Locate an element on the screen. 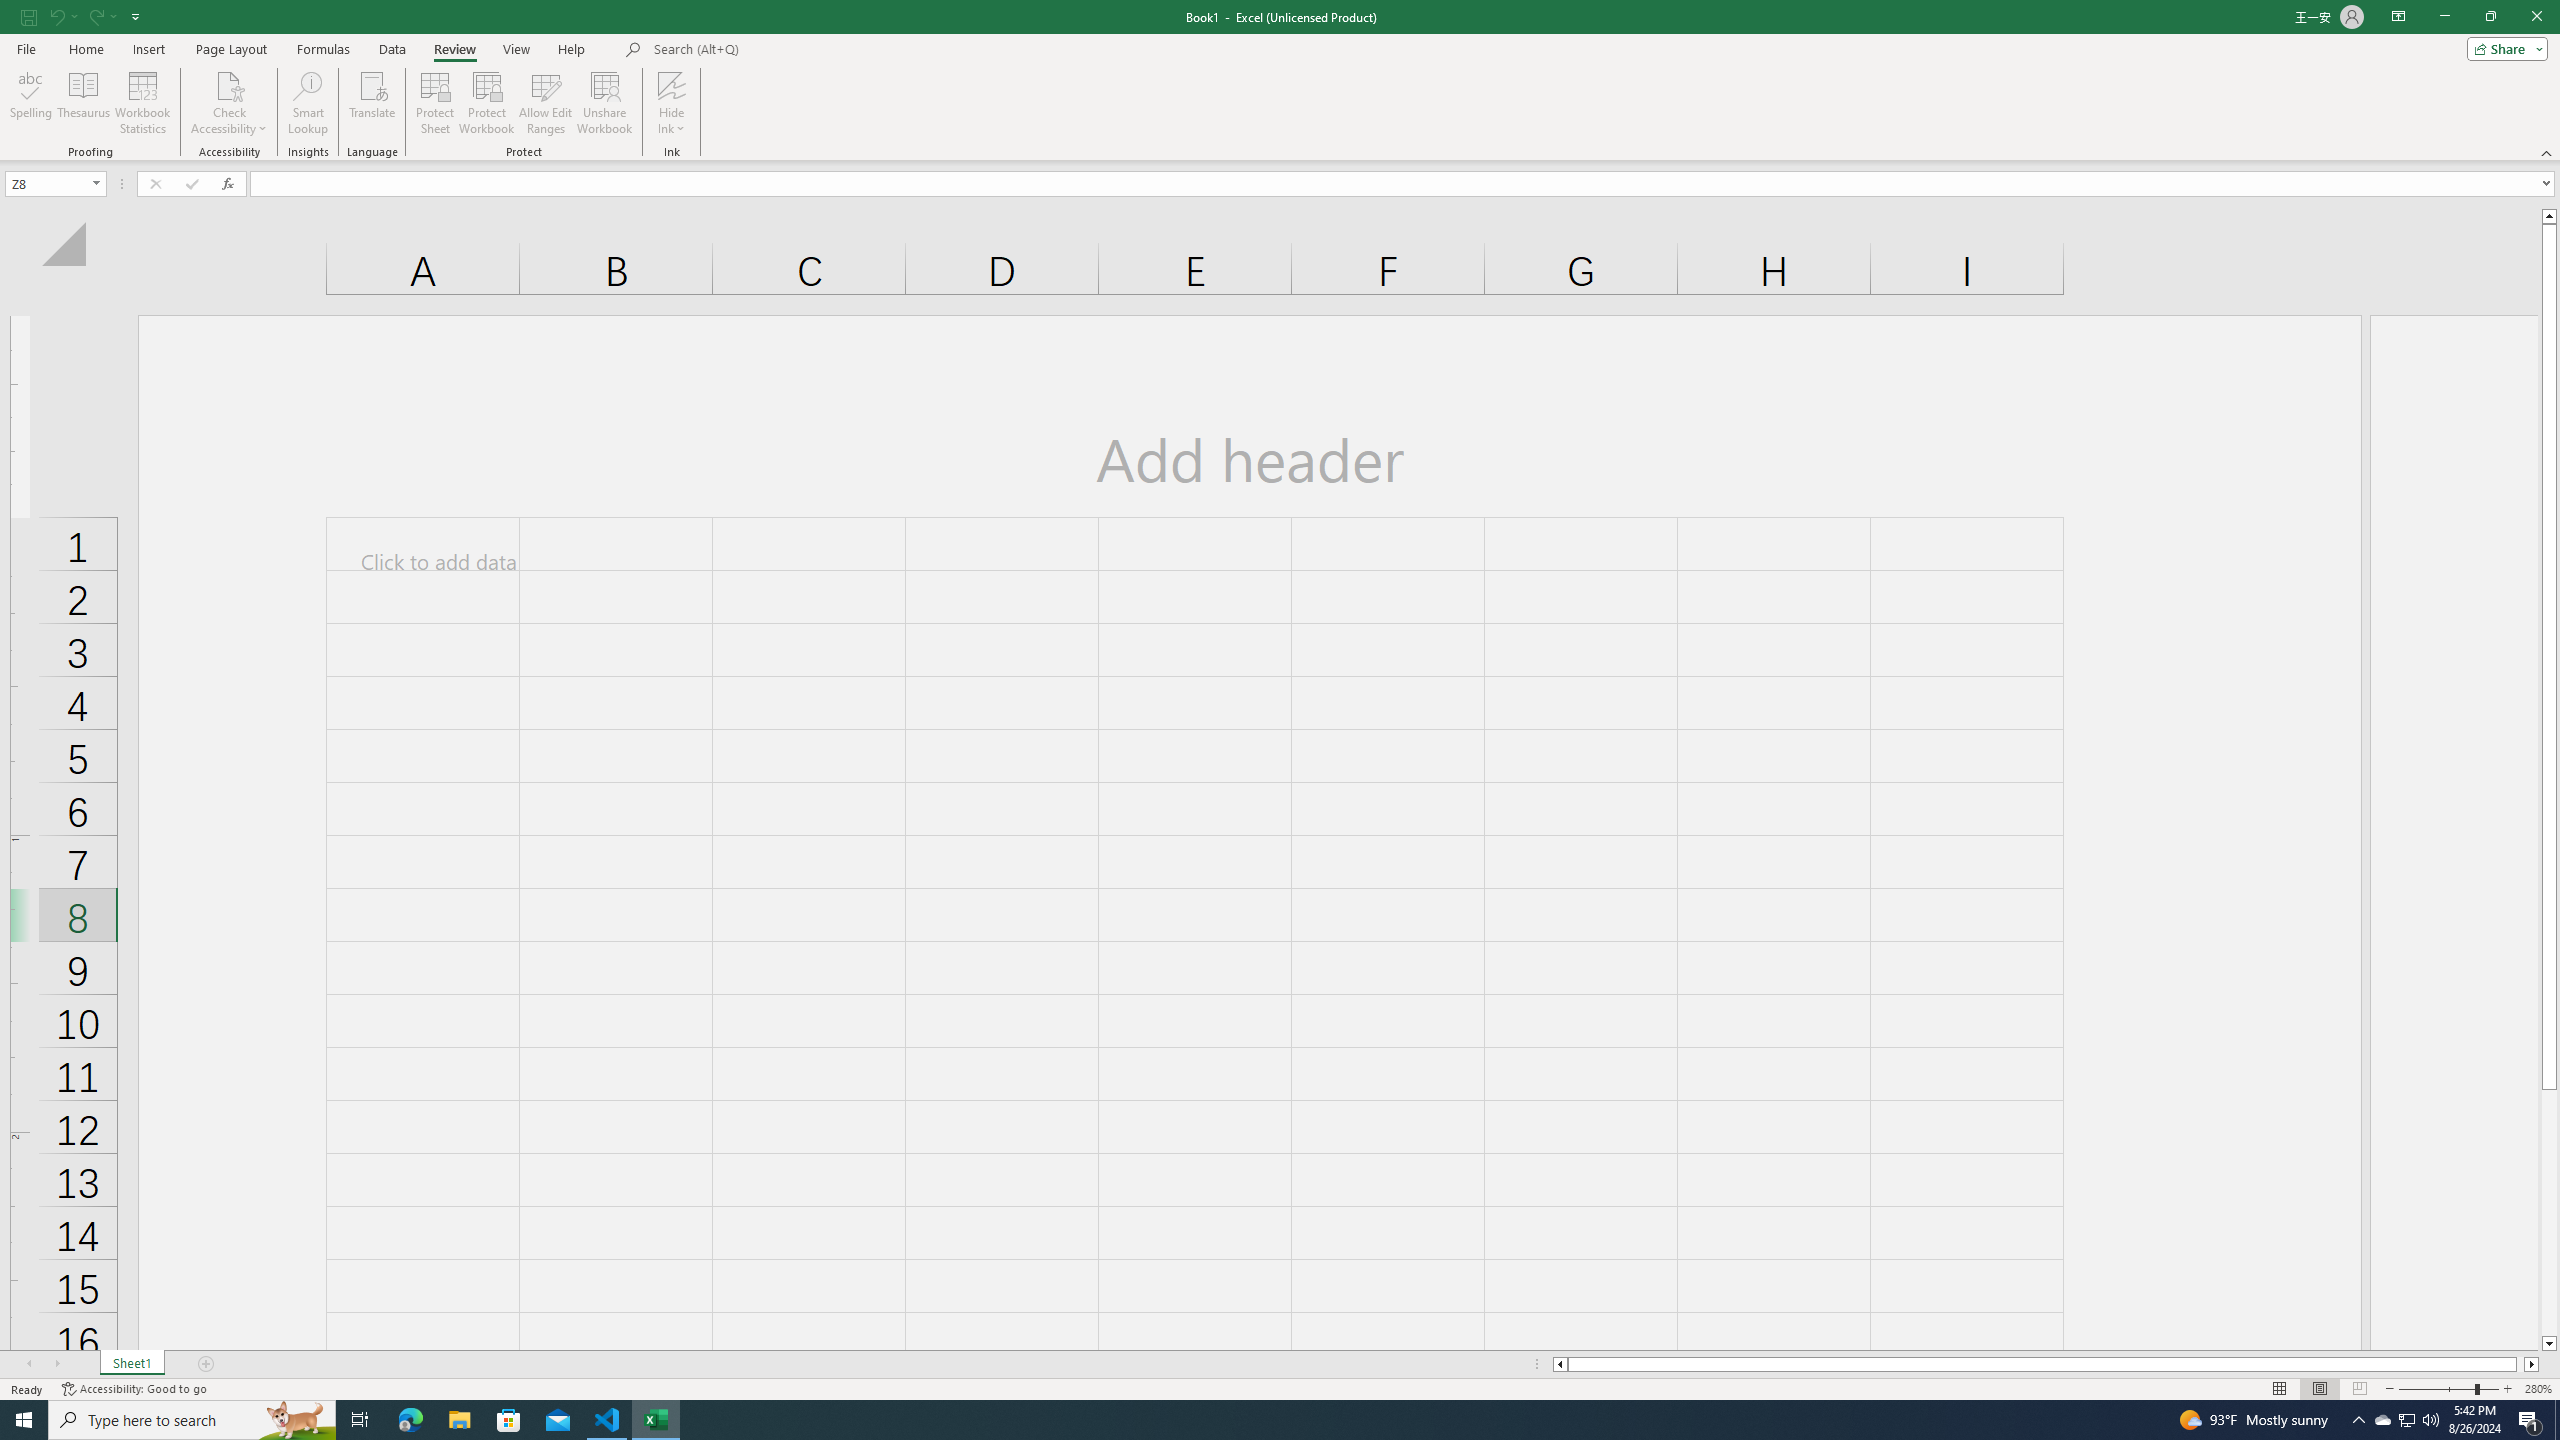 Image resolution: width=2560 pixels, height=1440 pixels. 'Check Accessibility' is located at coordinates (228, 84).